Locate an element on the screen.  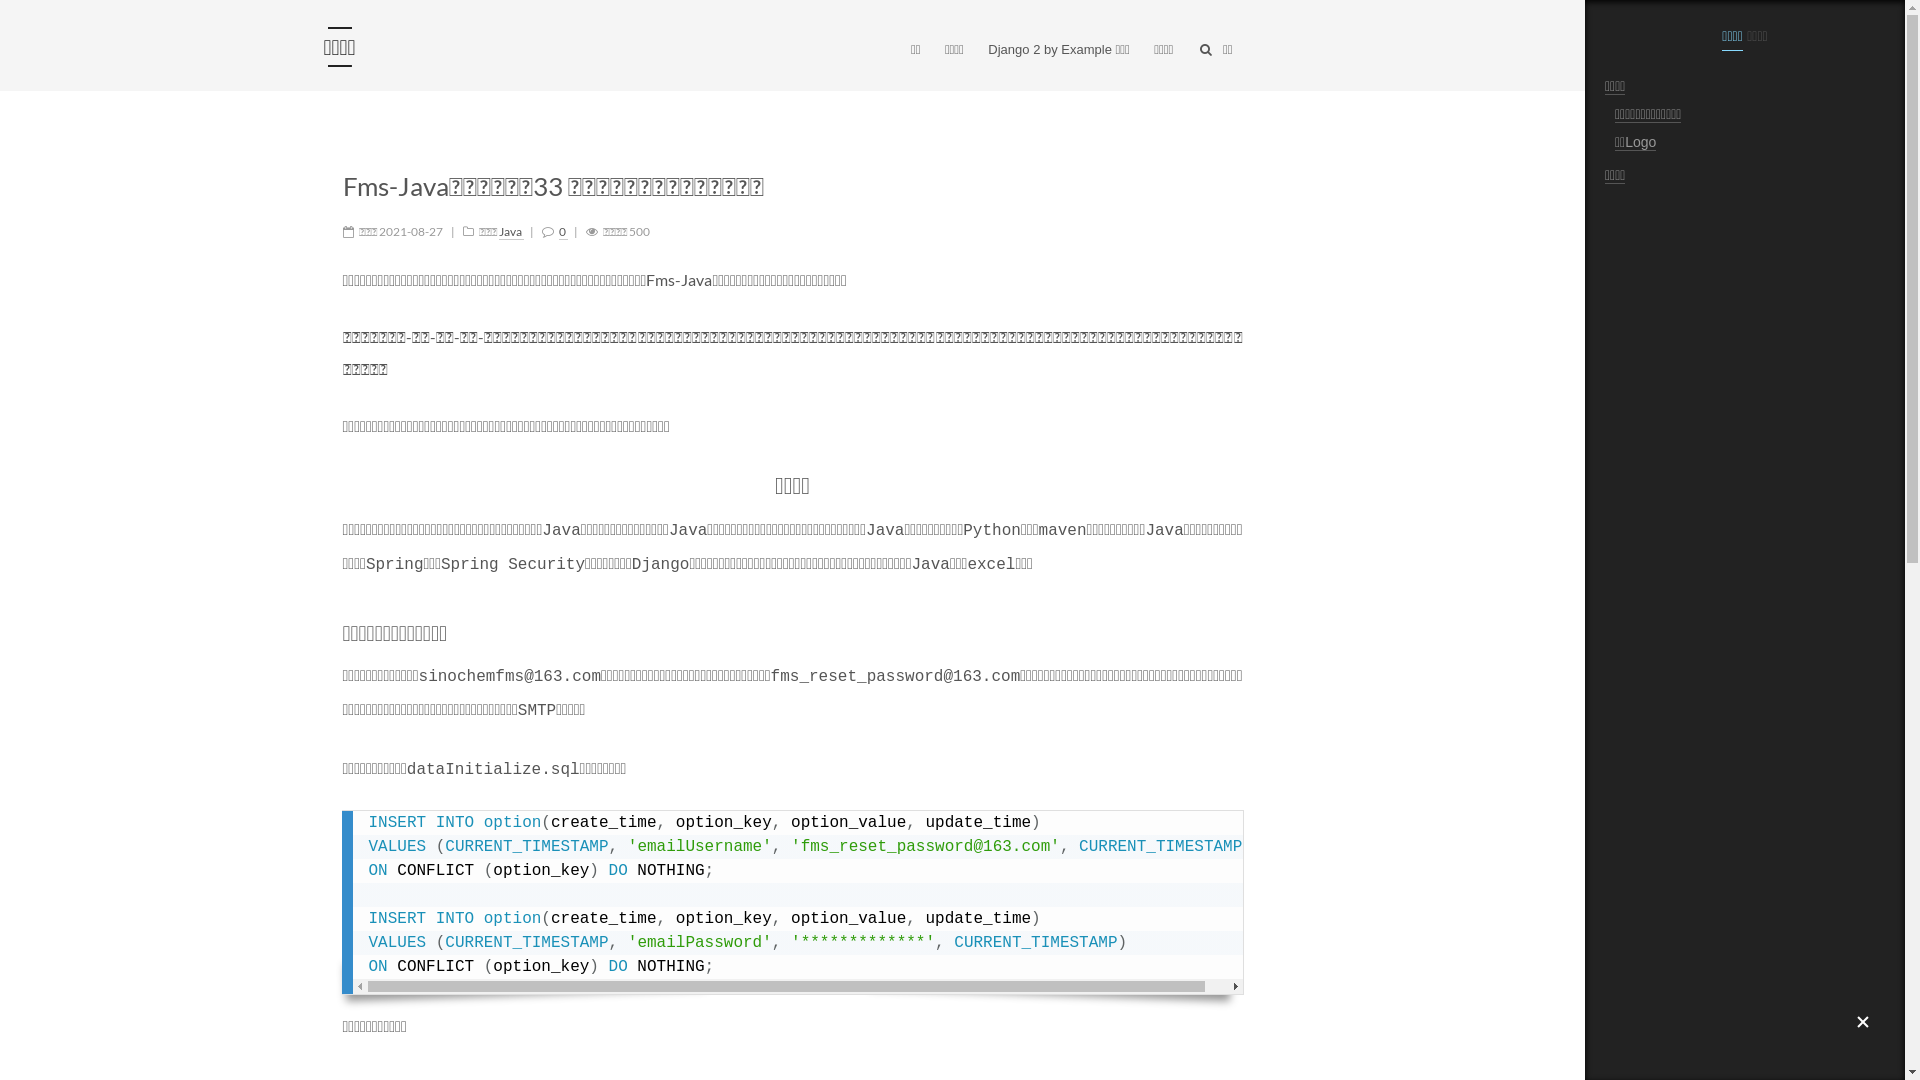
'Java' is located at coordinates (498, 230).